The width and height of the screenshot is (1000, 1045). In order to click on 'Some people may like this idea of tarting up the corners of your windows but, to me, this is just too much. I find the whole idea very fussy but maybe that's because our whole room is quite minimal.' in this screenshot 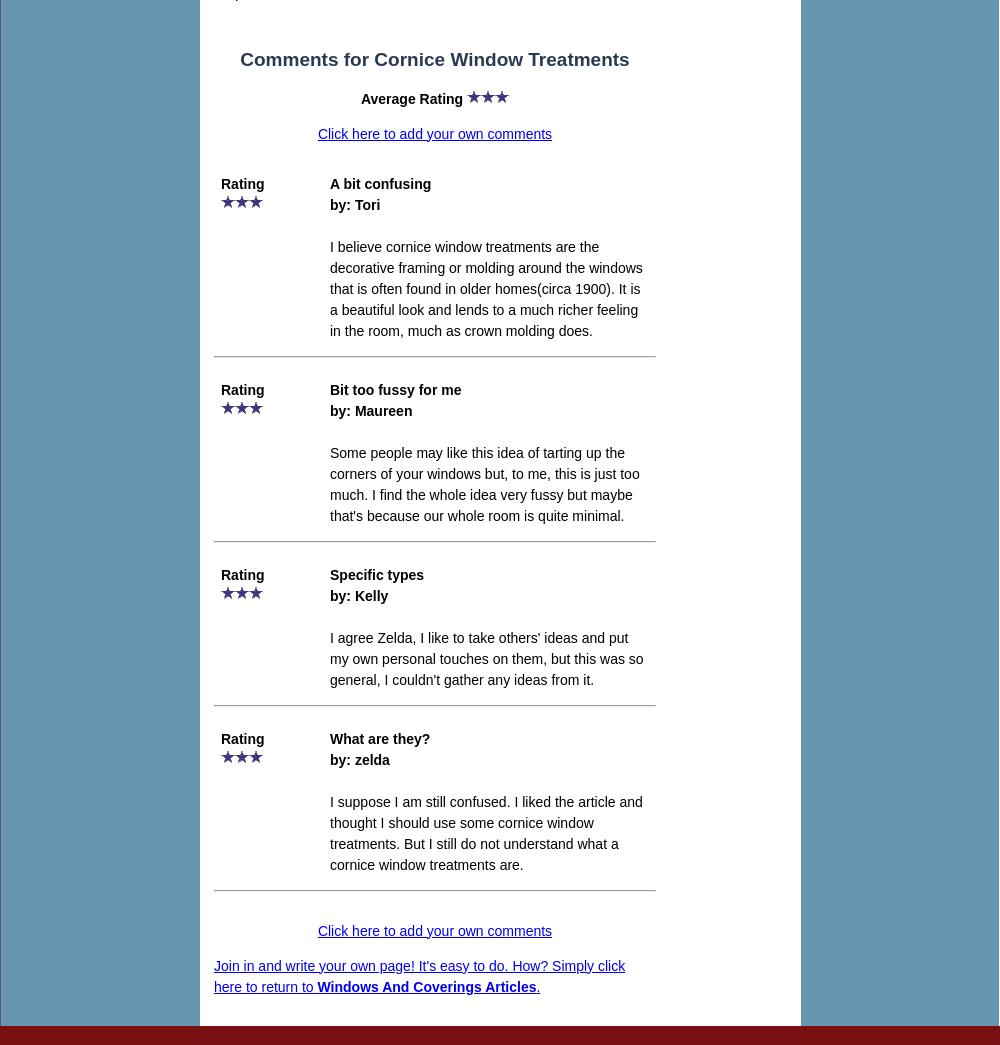, I will do `click(483, 482)`.